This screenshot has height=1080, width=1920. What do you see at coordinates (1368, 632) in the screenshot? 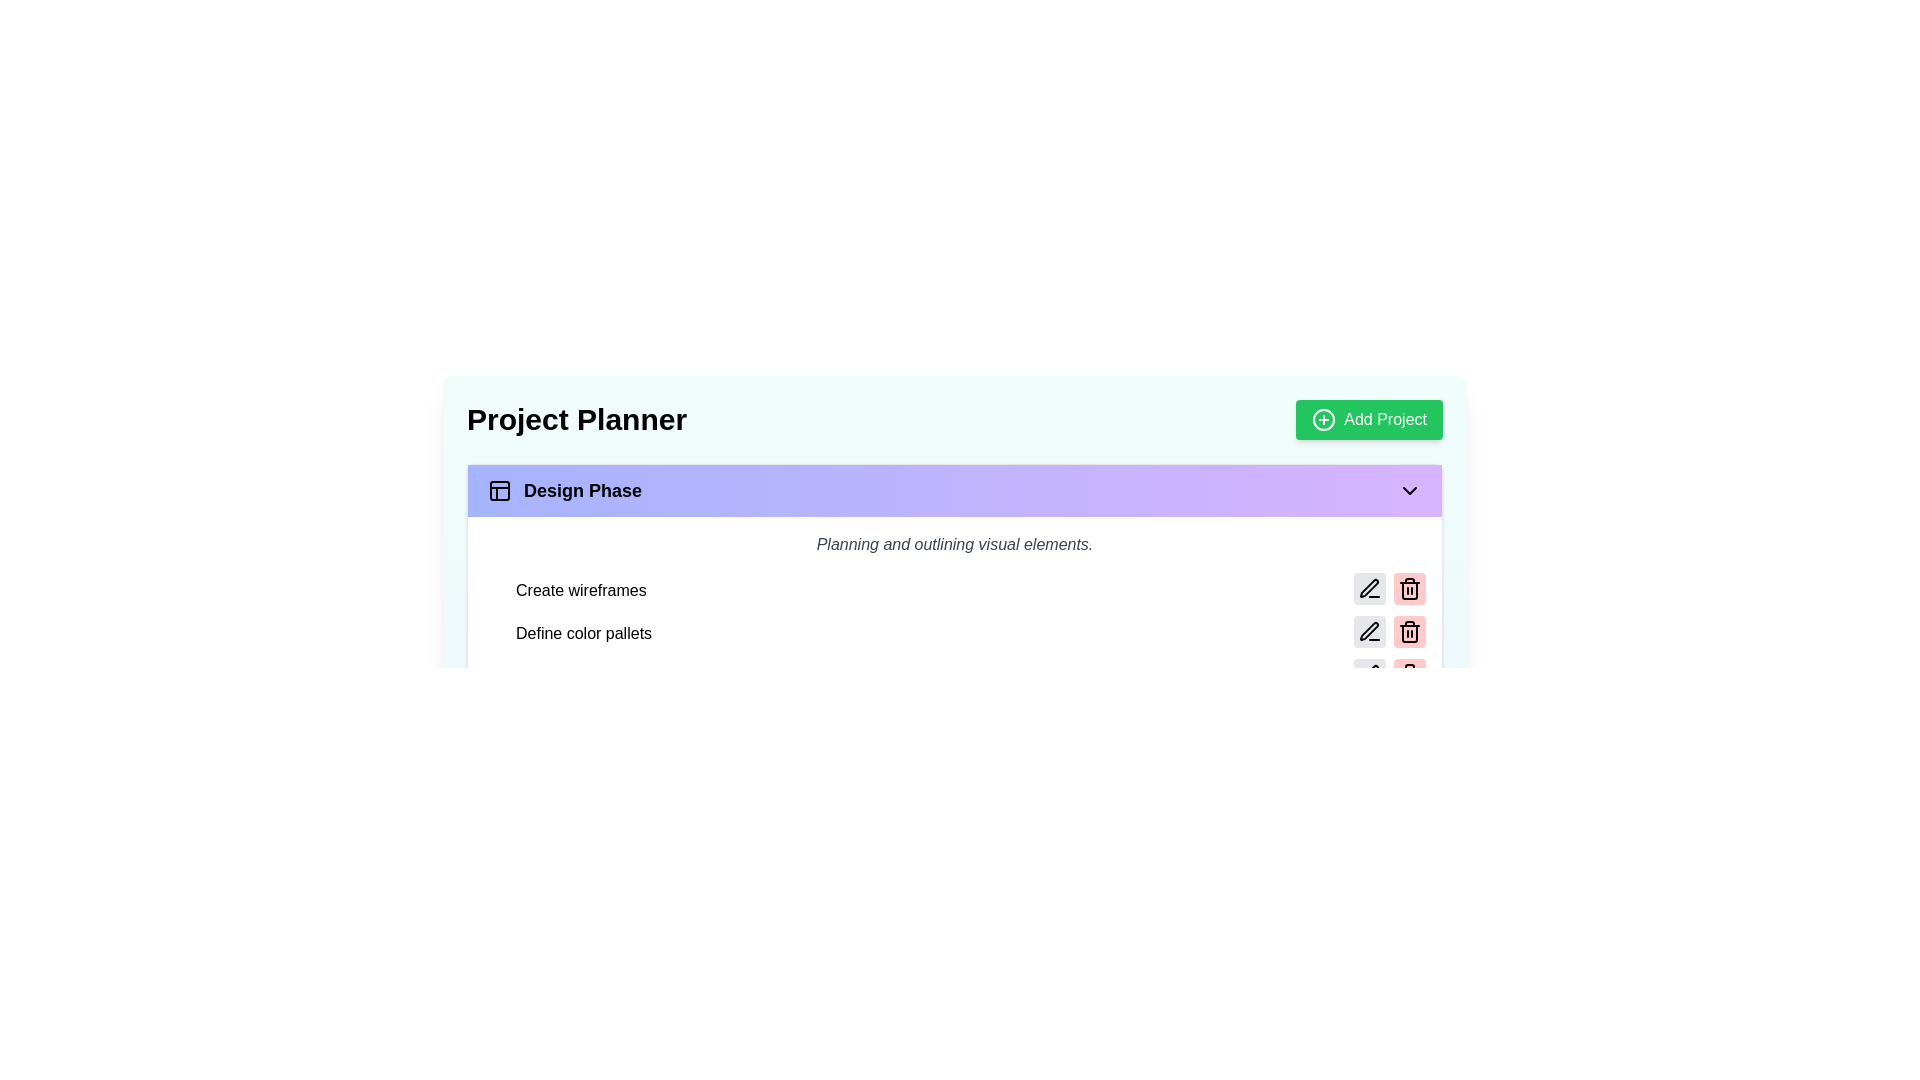
I see `the first button in the group of two interactive buttons to the right of the 'Create wireframes' row to initiate edit mode` at bounding box center [1368, 632].